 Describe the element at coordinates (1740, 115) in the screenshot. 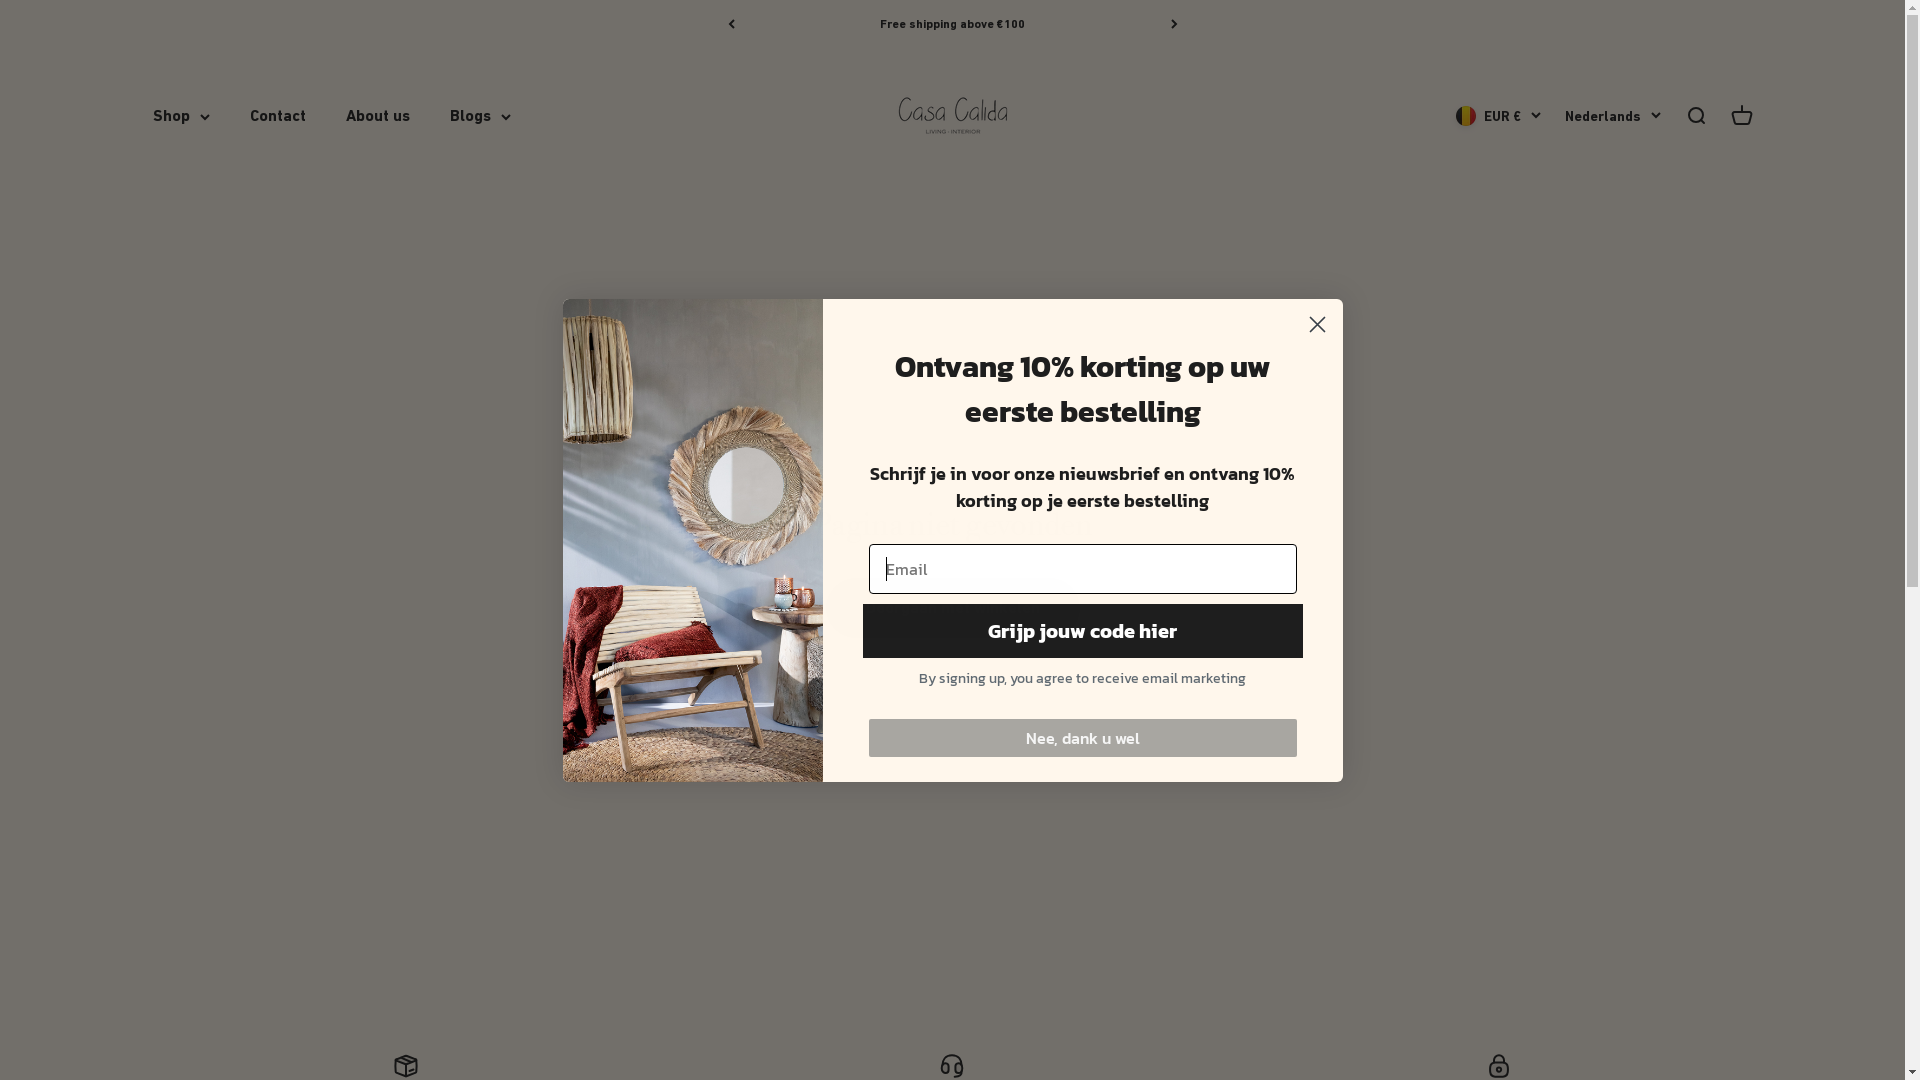

I see `'Winkelwagen openen` at that location.